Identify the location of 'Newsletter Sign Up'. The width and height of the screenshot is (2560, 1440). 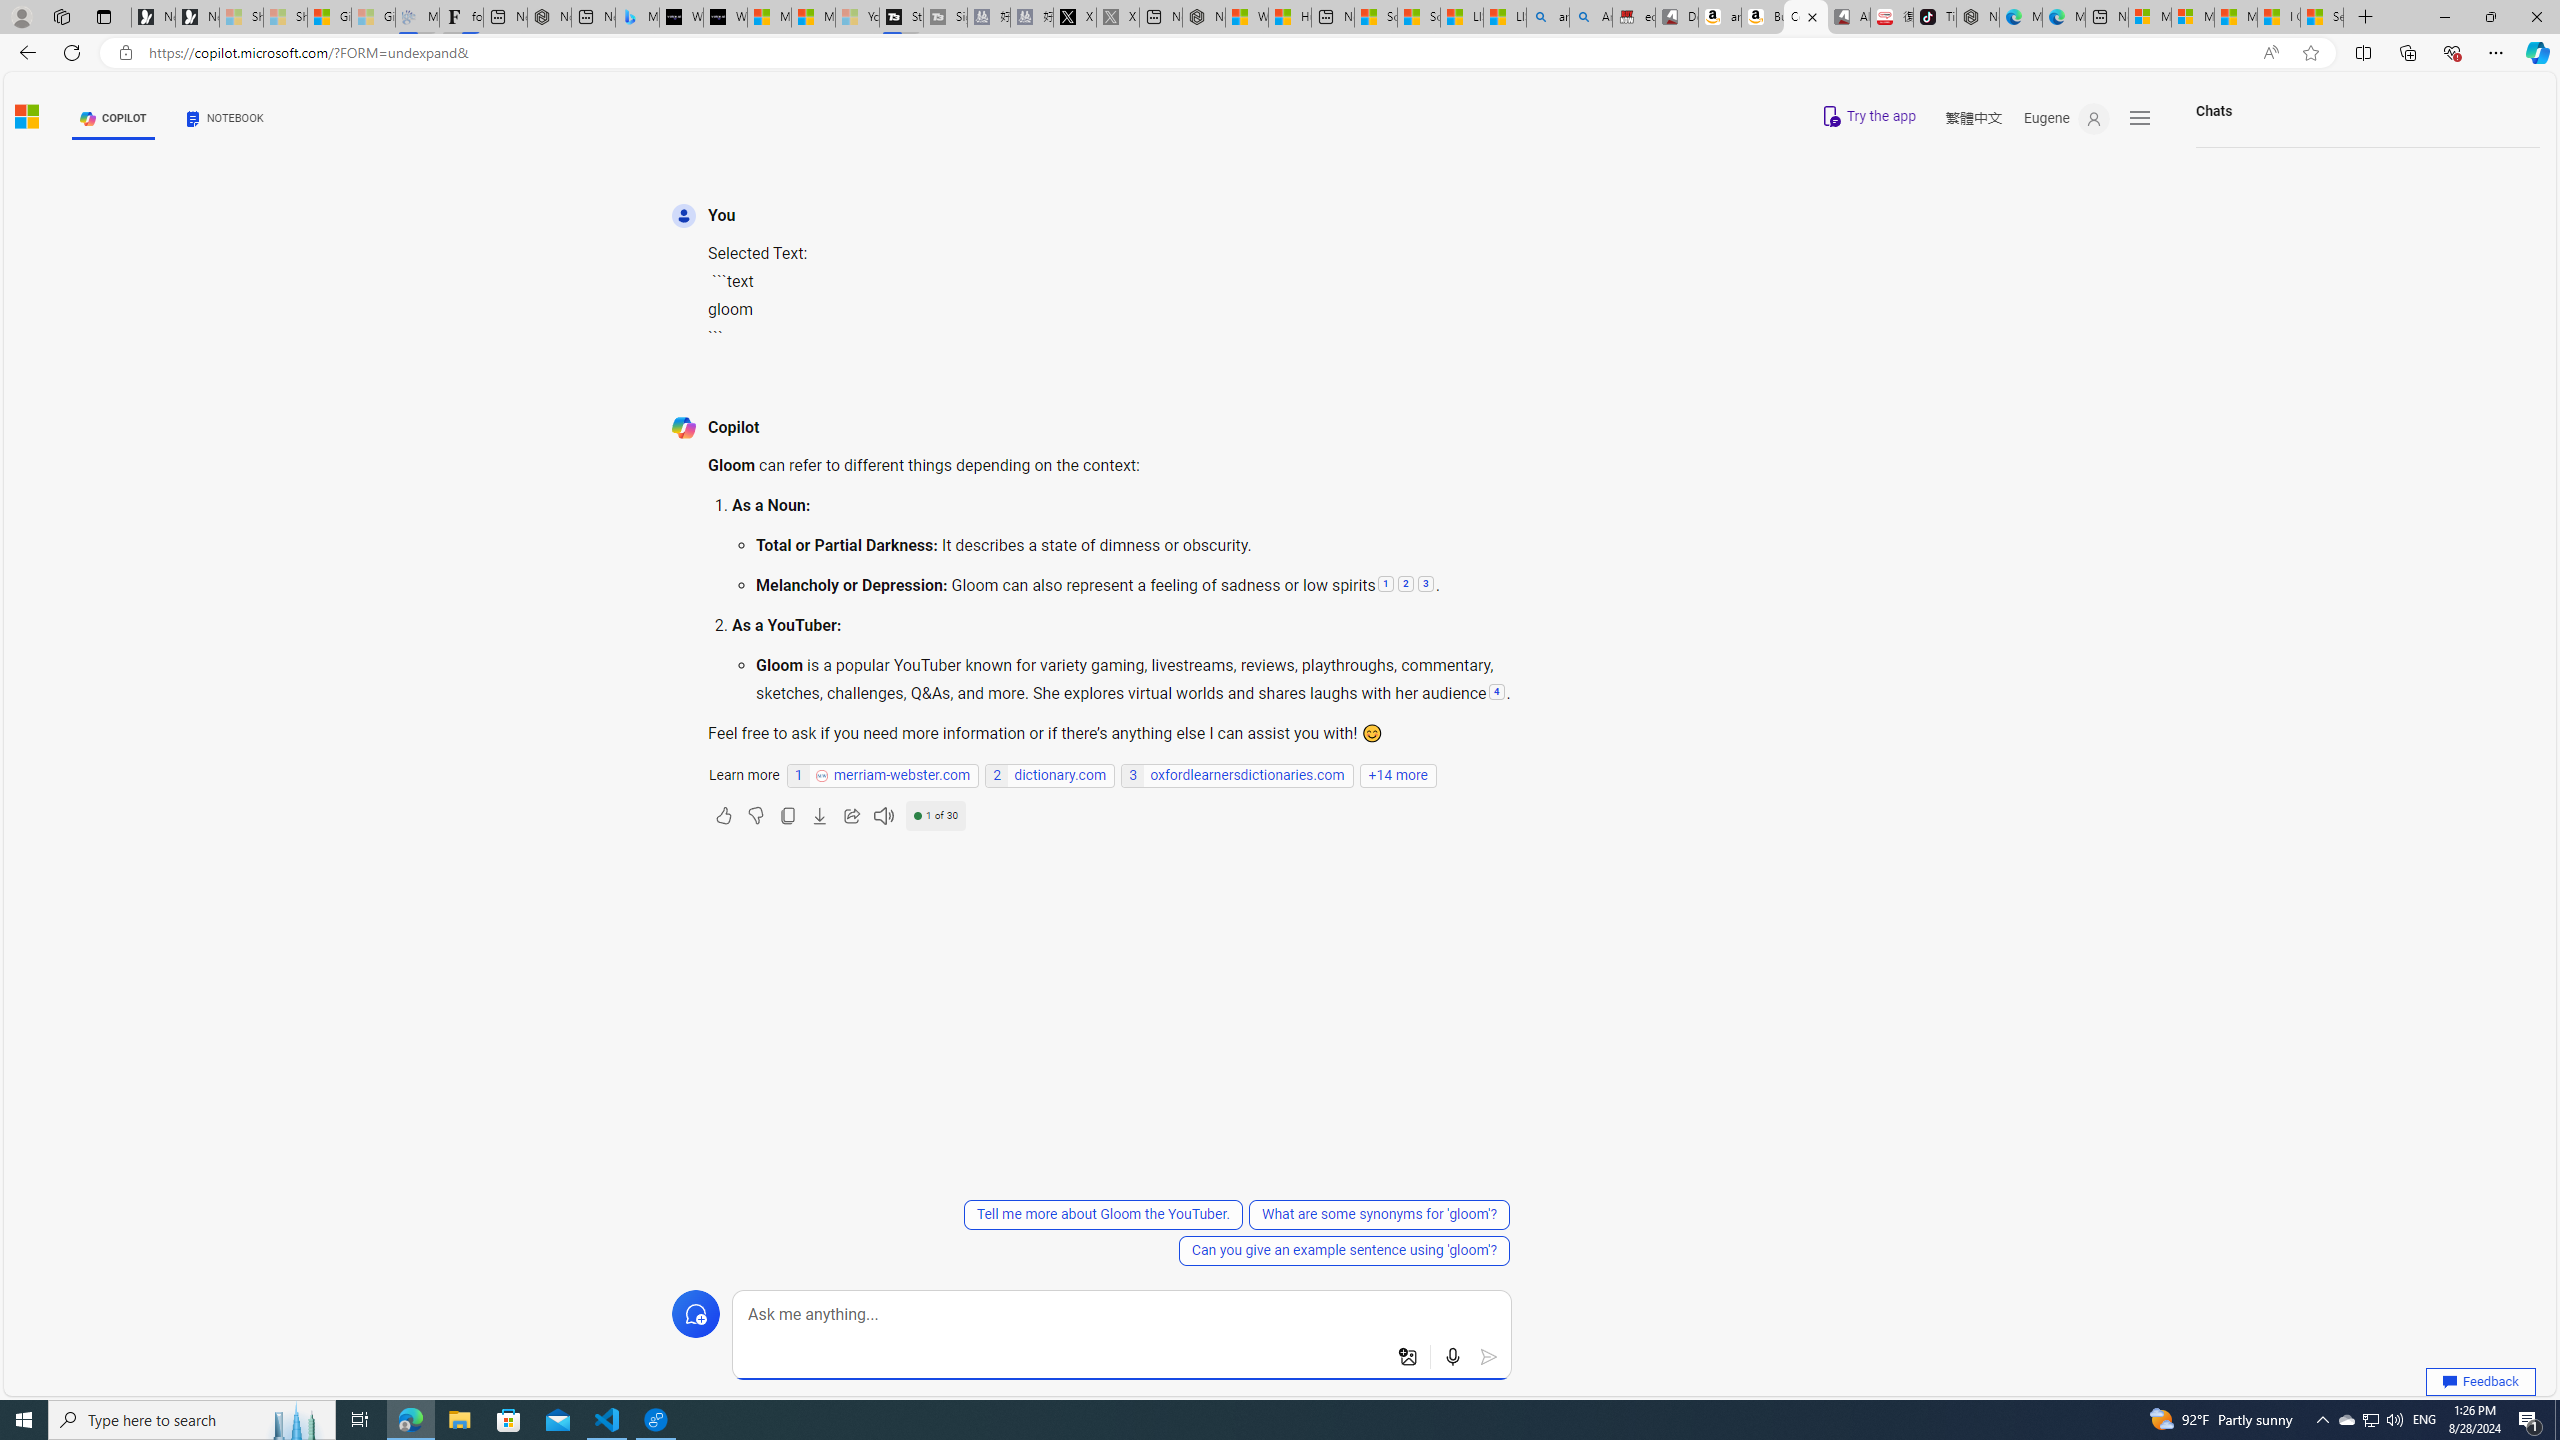
(196, 16).